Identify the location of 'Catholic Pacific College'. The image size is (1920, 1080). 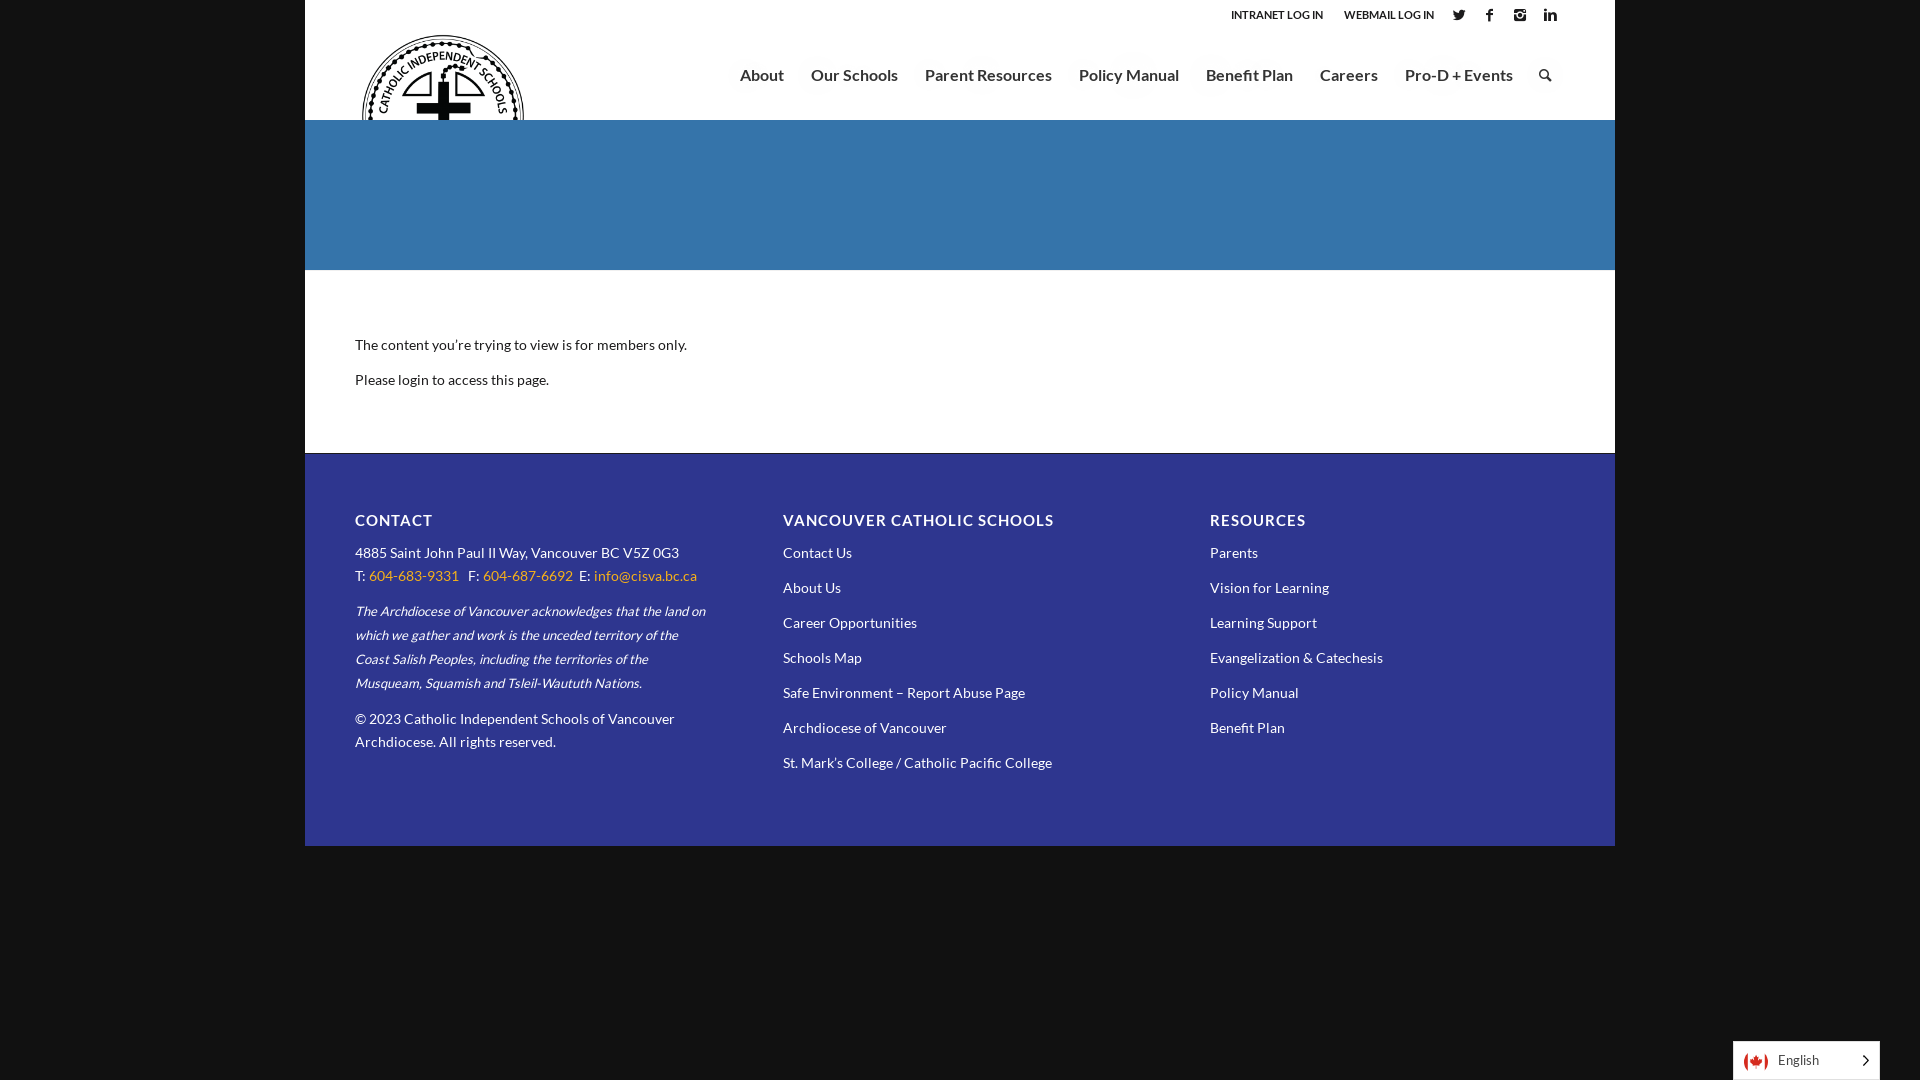
(978, 762).